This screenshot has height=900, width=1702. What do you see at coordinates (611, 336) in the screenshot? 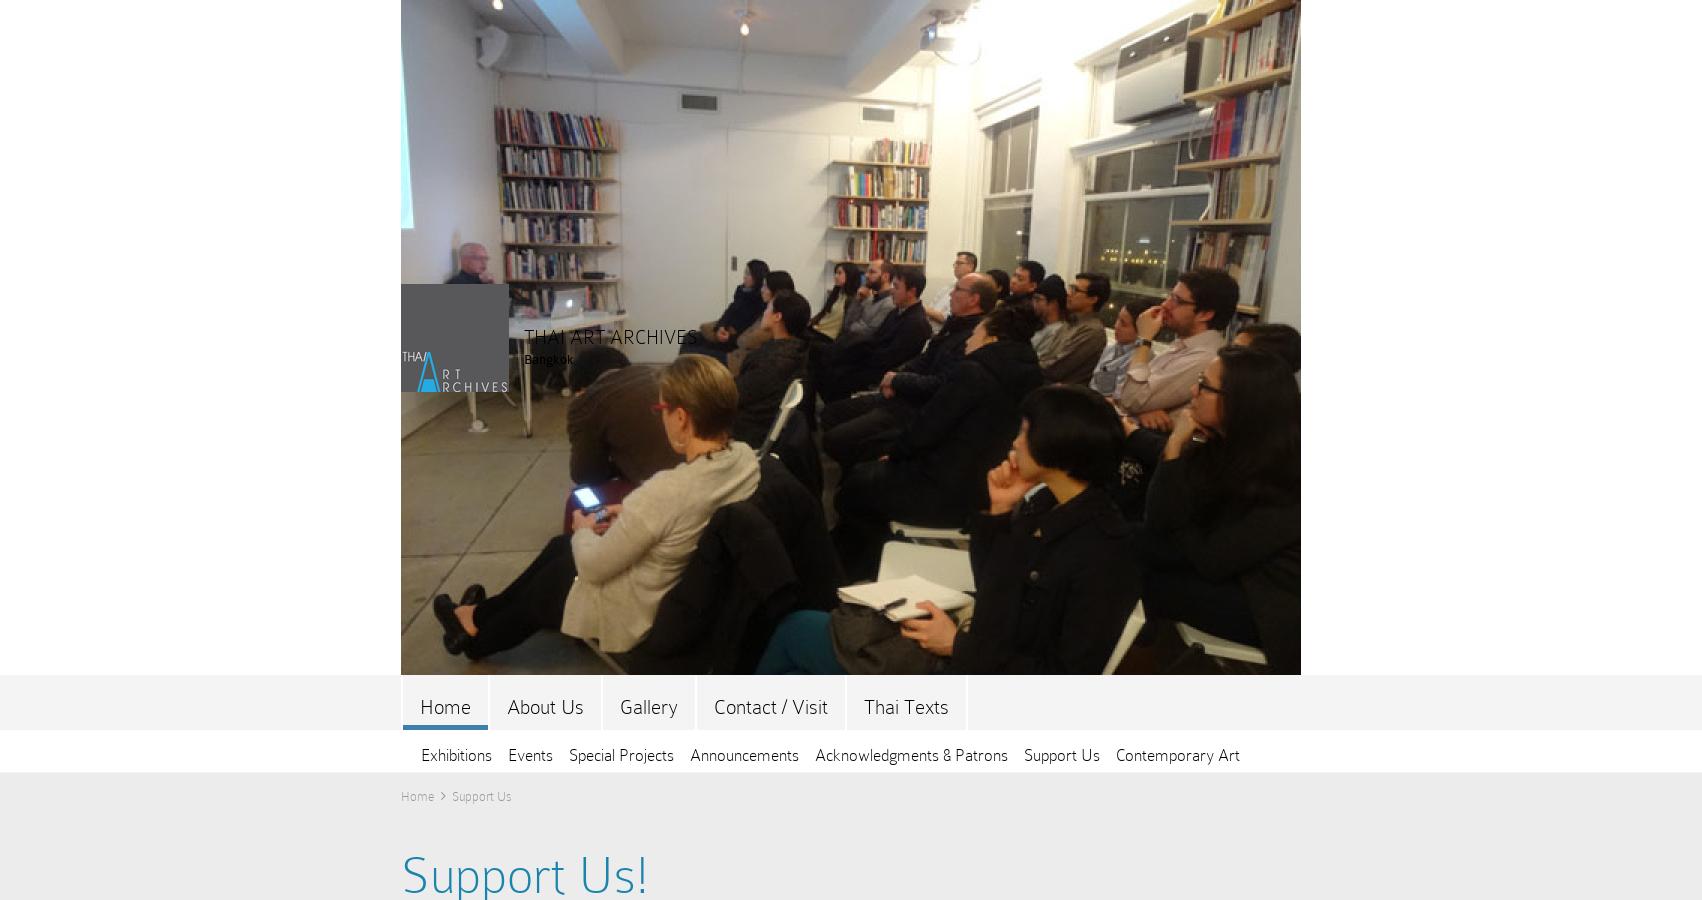
I see `'THAI ART ARCHIVES'` at bounding box center [611, 336].